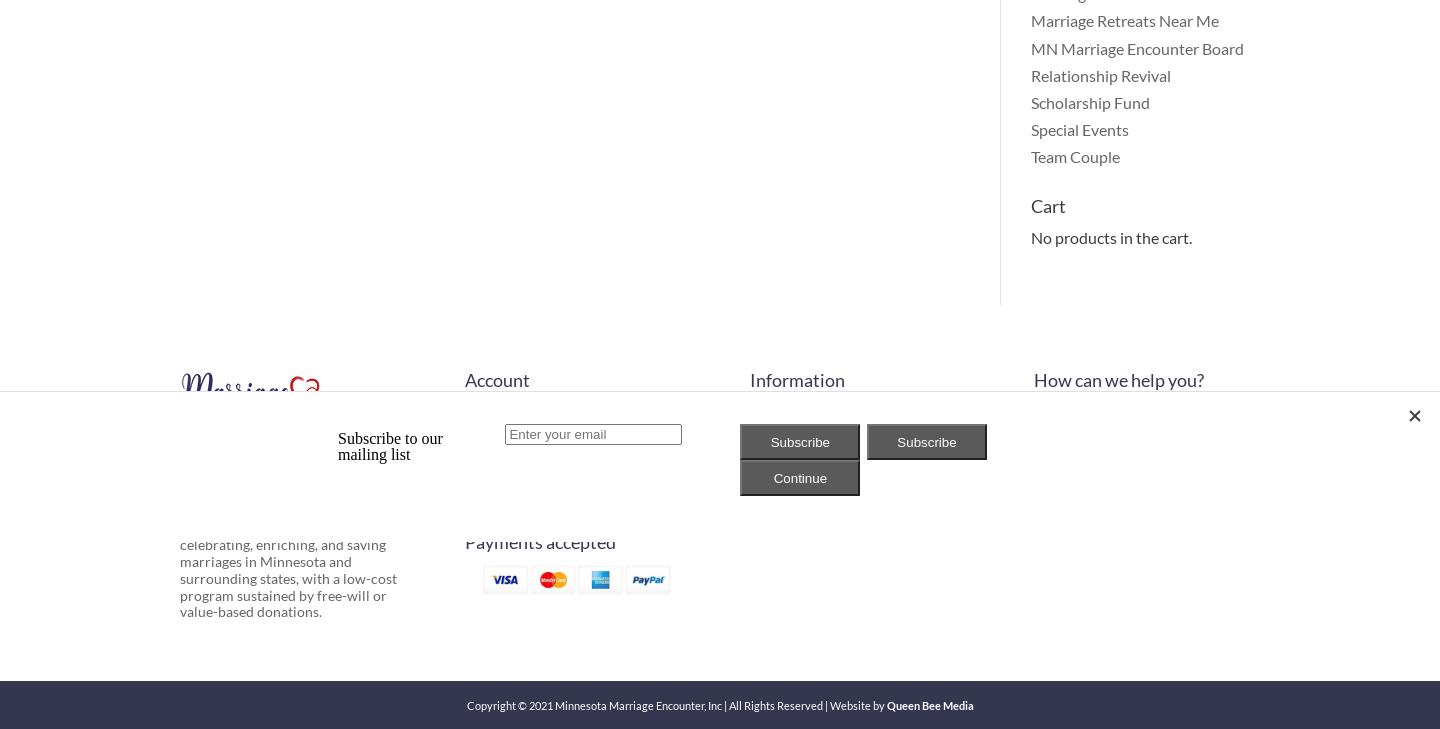 This screenshot has width=1440, height=729. Describe the element at coordinates (1088, 100) in the screenshot. I see `'Scholarship Fund'` at that location.